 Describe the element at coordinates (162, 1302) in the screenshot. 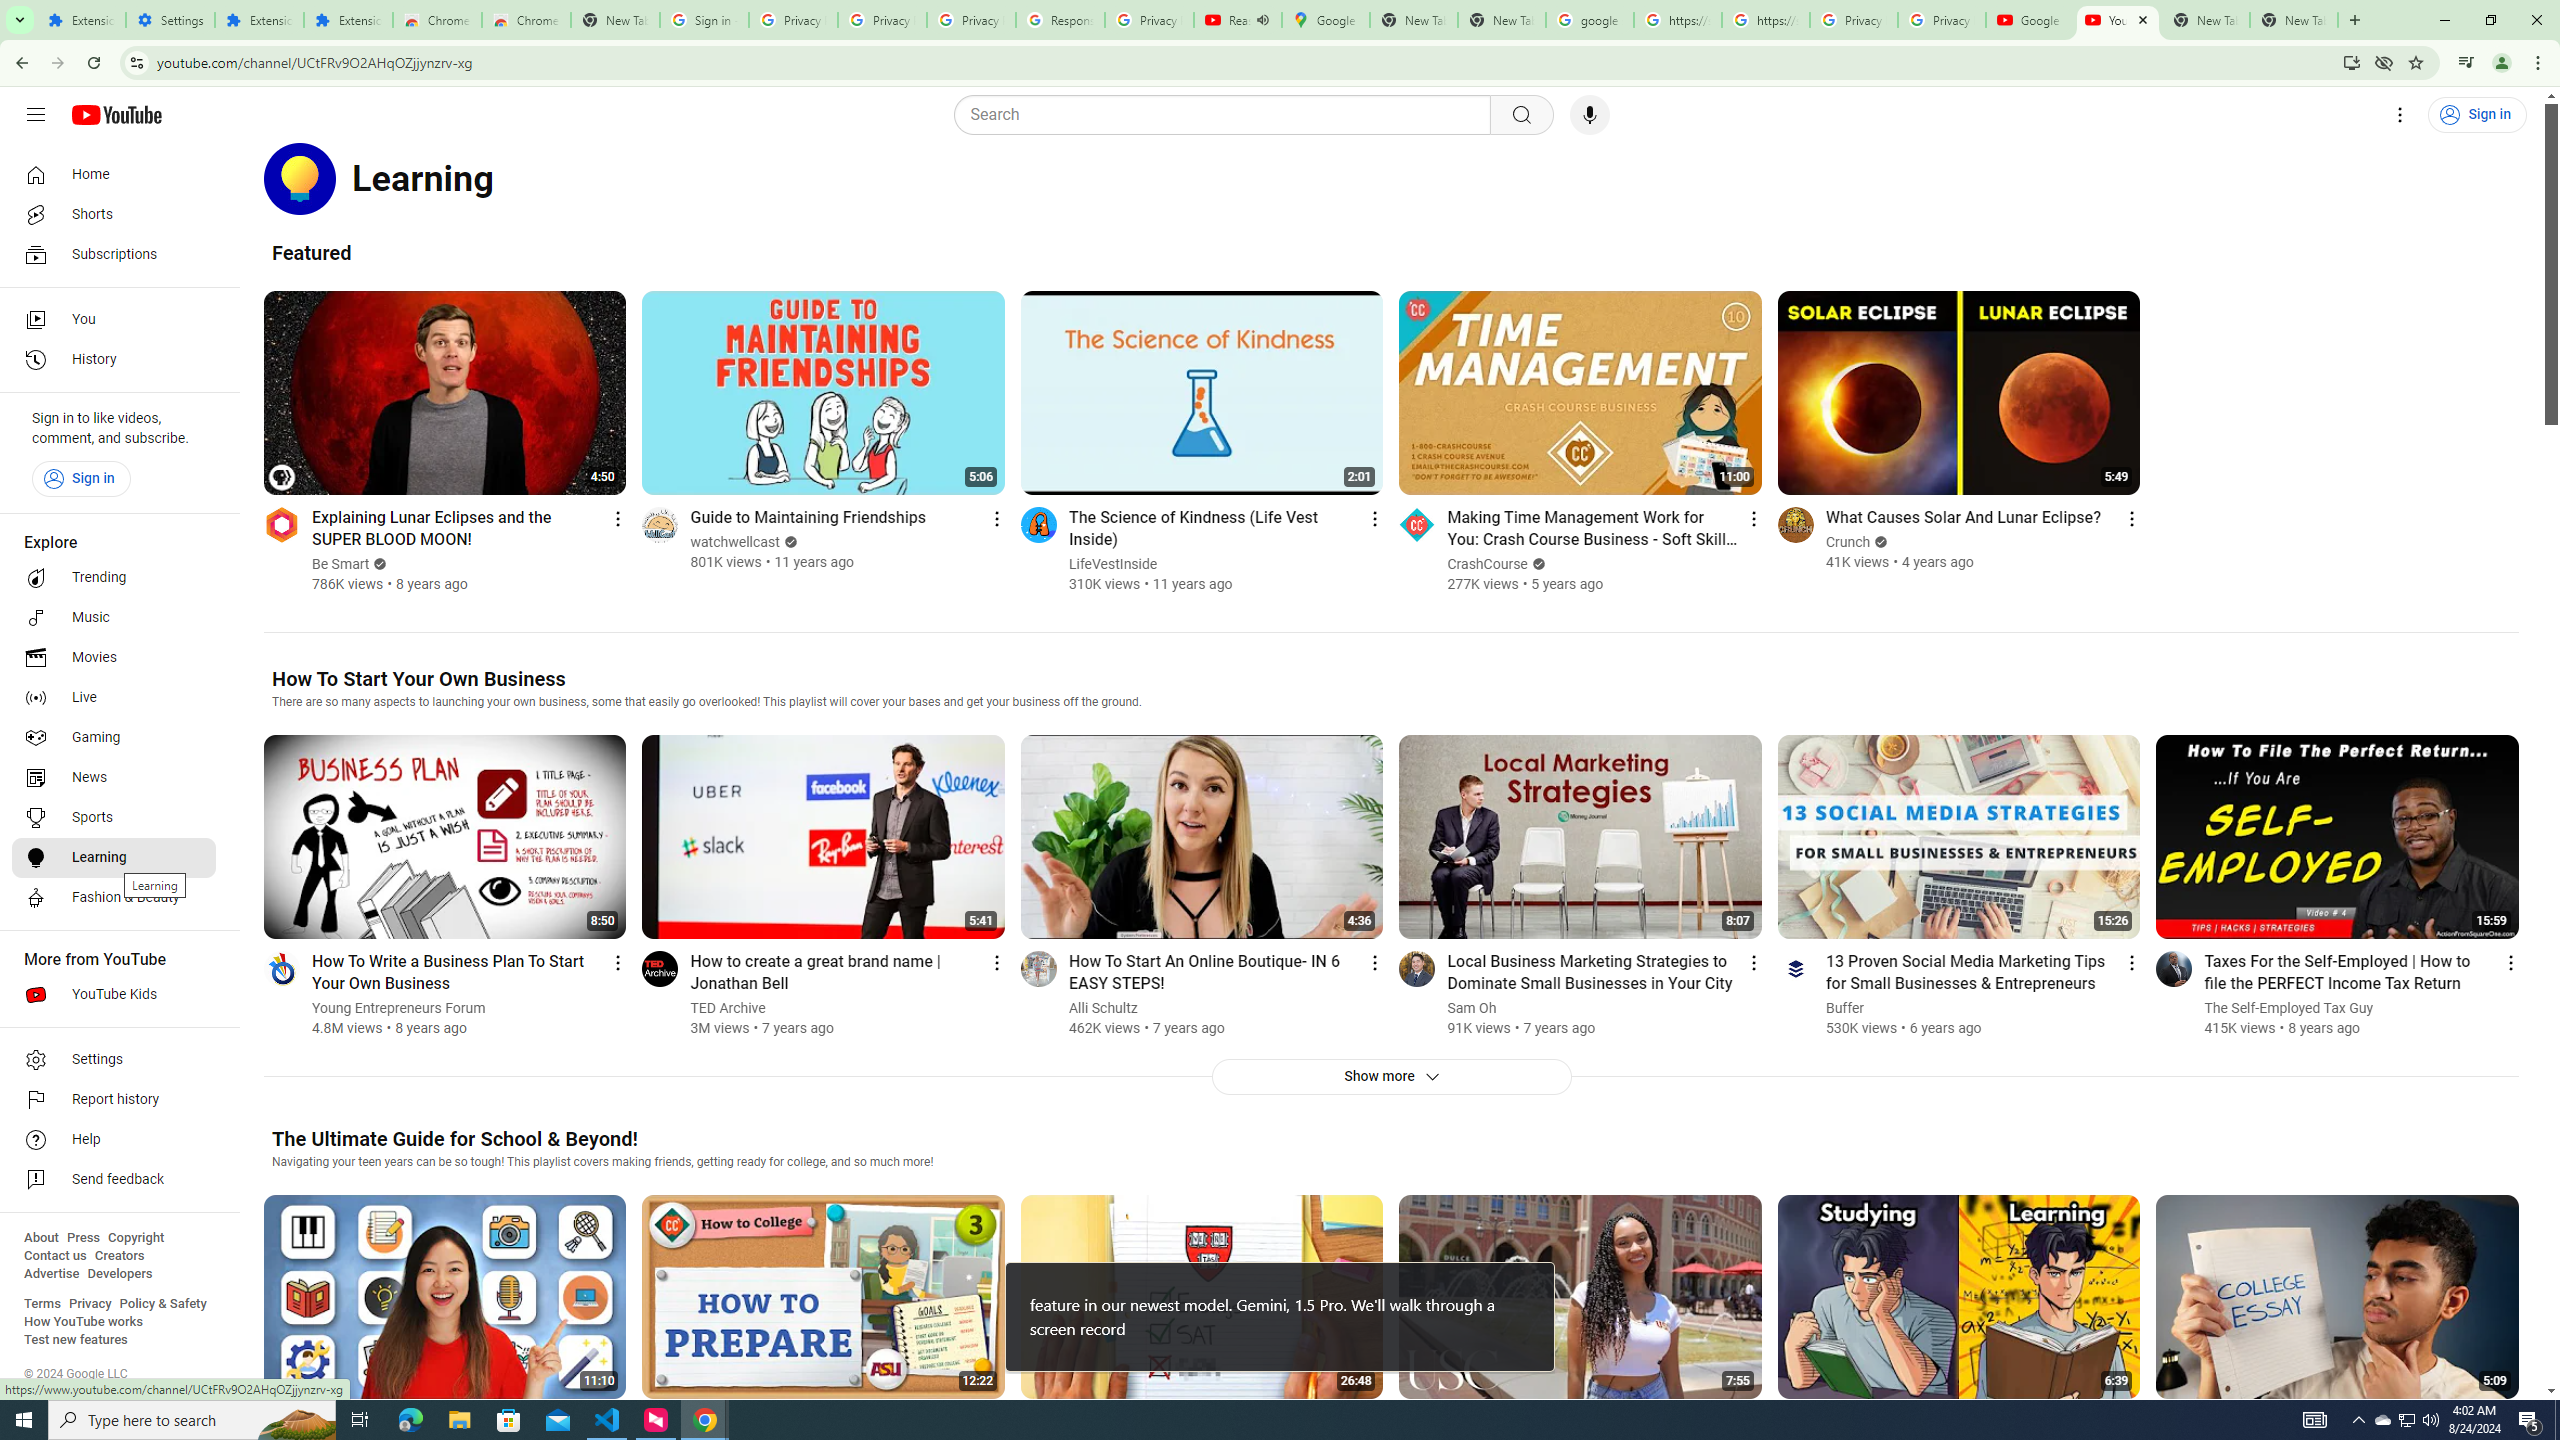

I see `'Policy & Safety'` at that location.